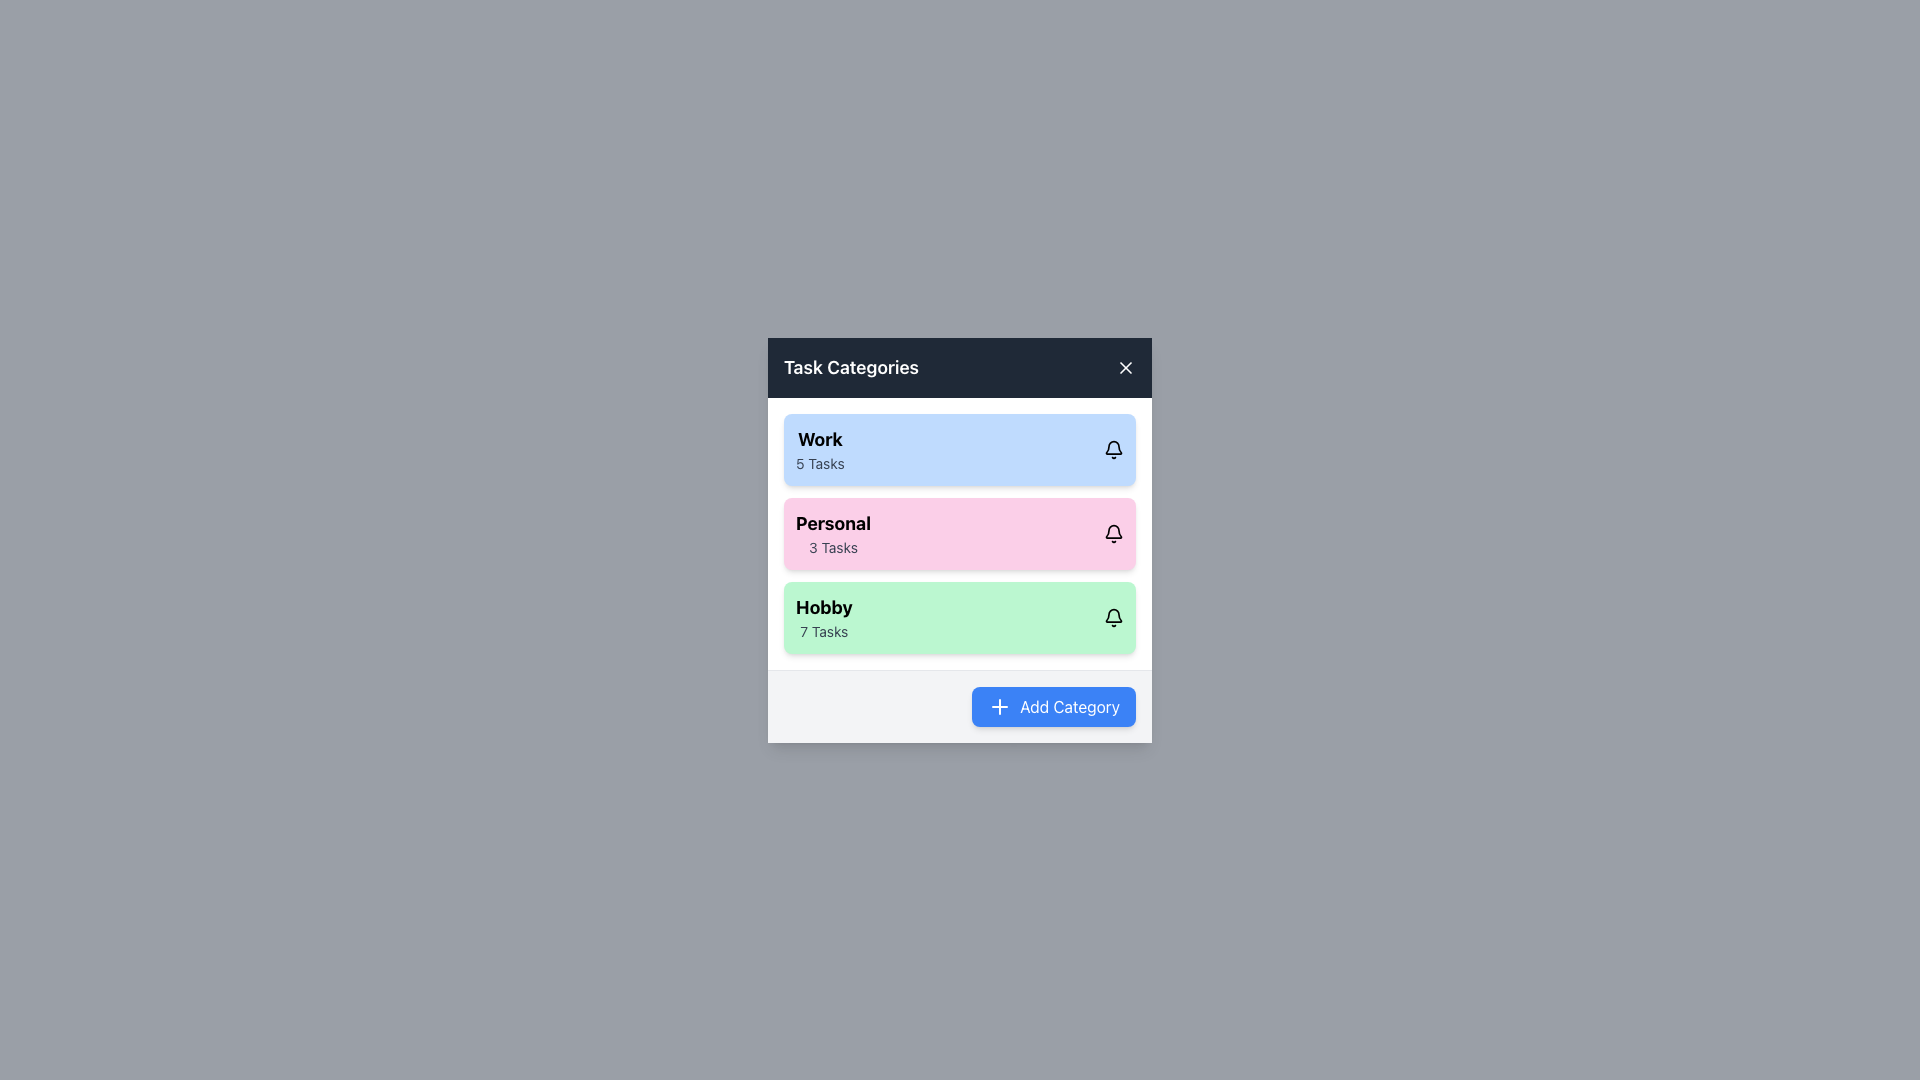 The image size is (1920, 1080). I want to click on the text label displaying the number of tasks in the 'Personal' category, located in the pink section of the 'Task Categories' modal, below the 'Personal' text, so click(833, 547).